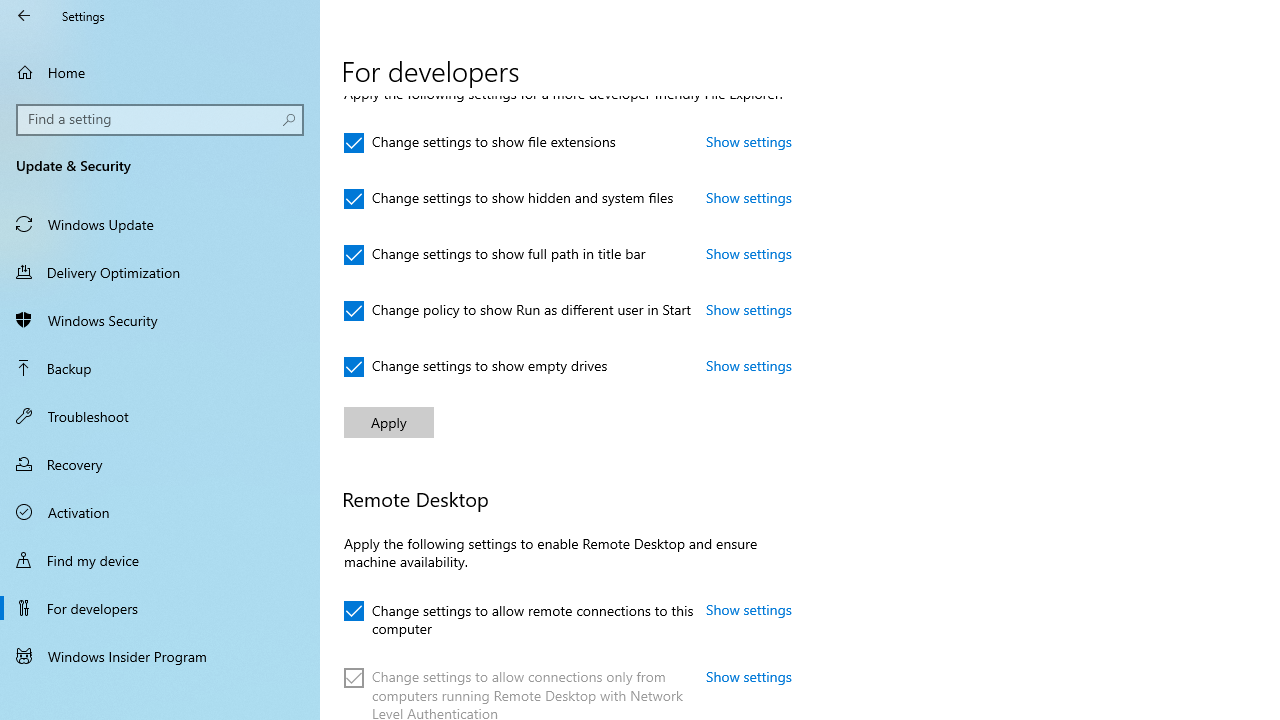 The height and width of the screenshot is (720, 1280). I want to click on 'Delivery Optimization', so click(160, 271).